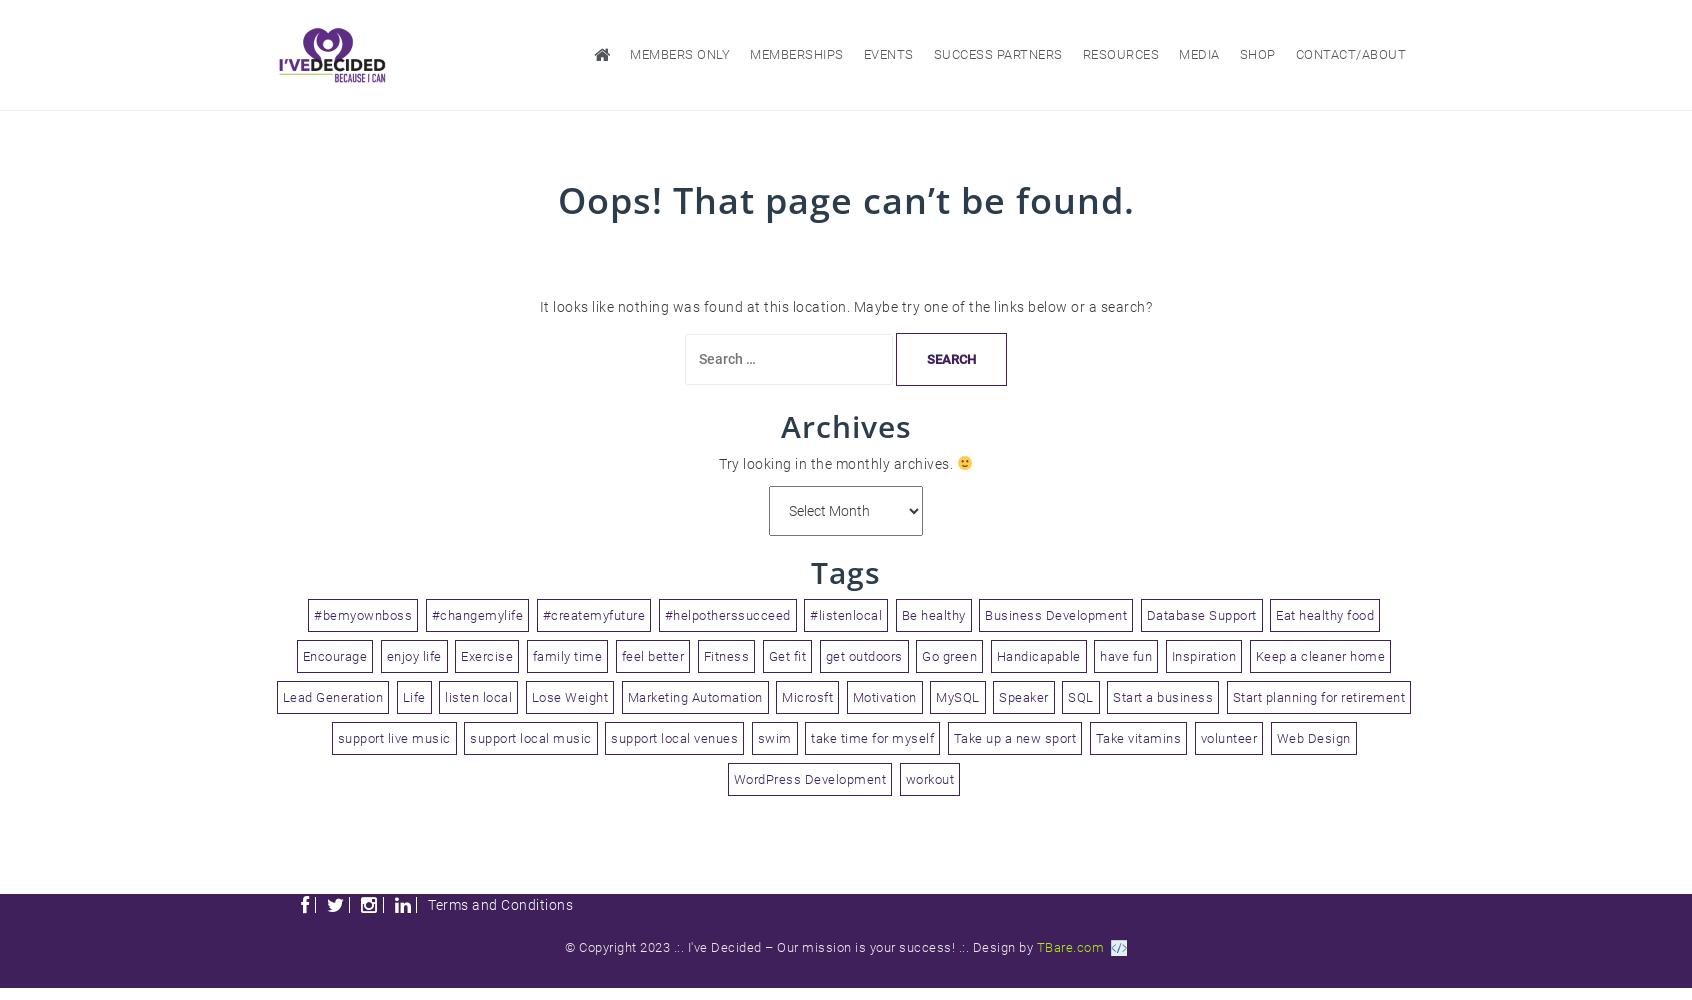 The image size is (1692, 1000). What do you see at coordinates (1095, 736) in the screenshot?
I see `'Take vitamins'` at bounding box center [1095, 736].